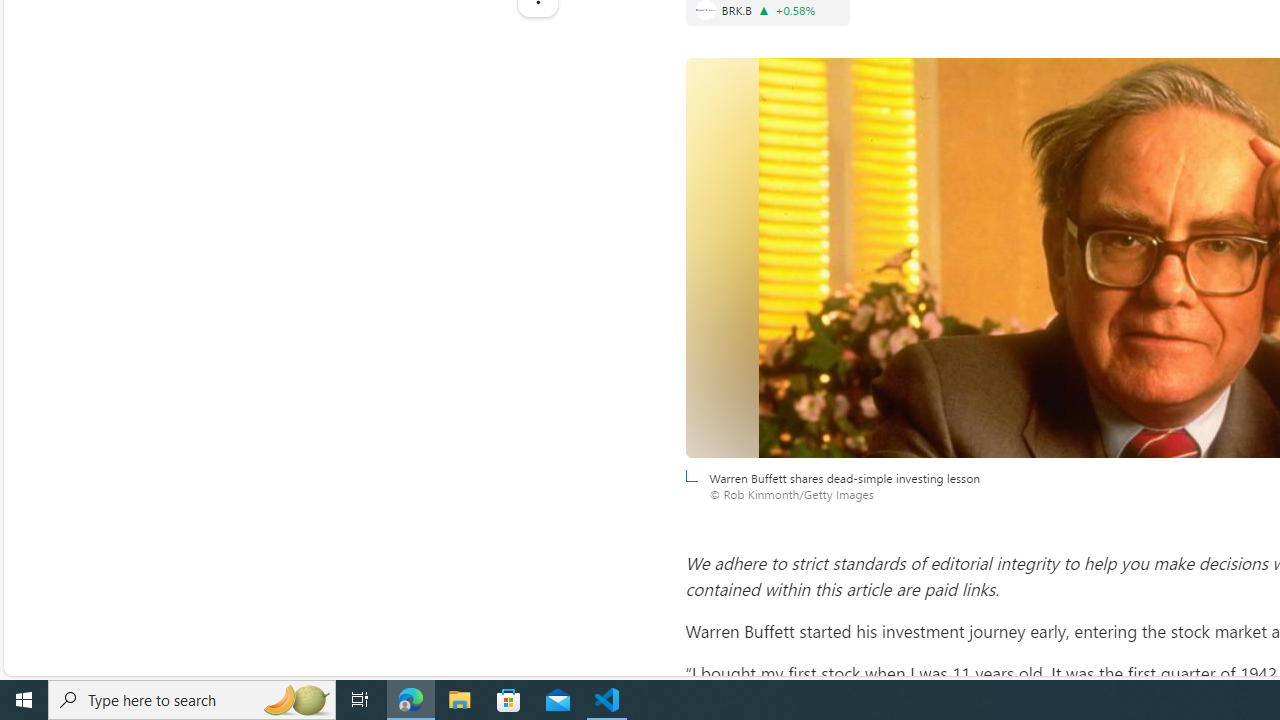 Image resolution: width=1280 pixels, height=720 pixels. Describe the element at coordinates (763, 10) in the screenshot. I see `'Price increase'` at that location.